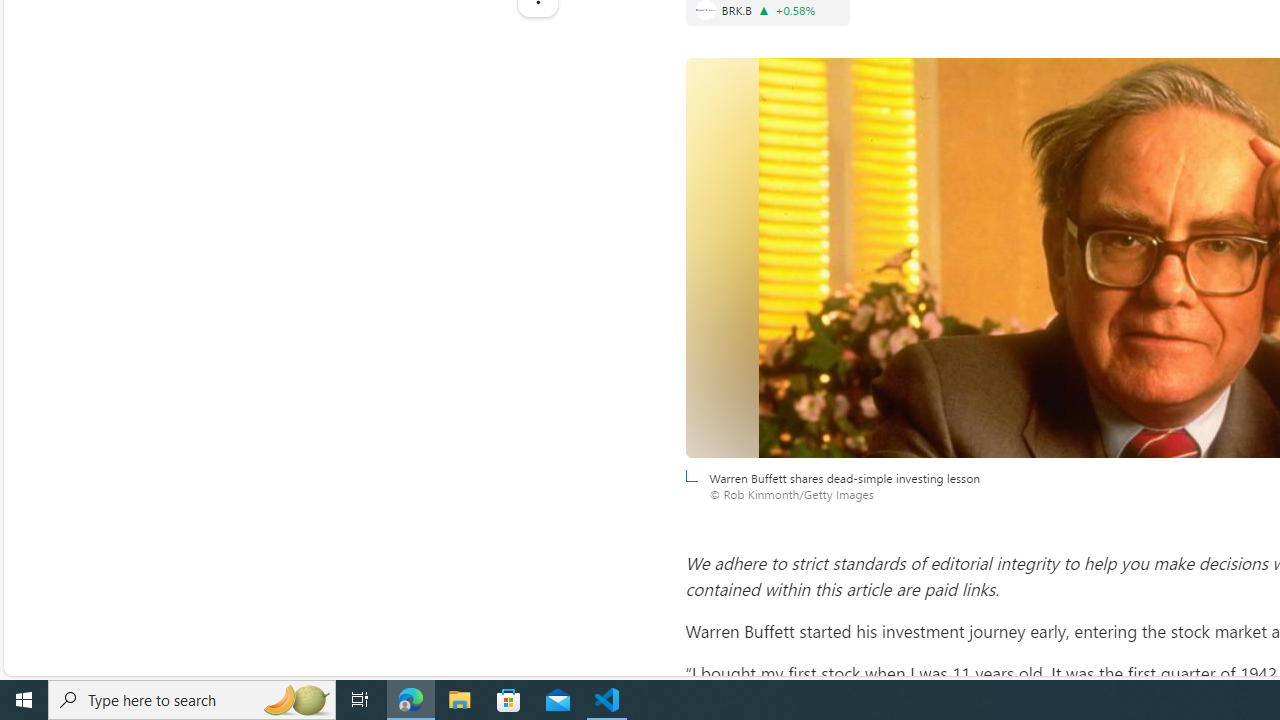 Image resolution: width=1280 pixels, height=720 pixels. Describe the element at coordinates (763, 10) in the screenshot. I see `'Price increase'` at that location.